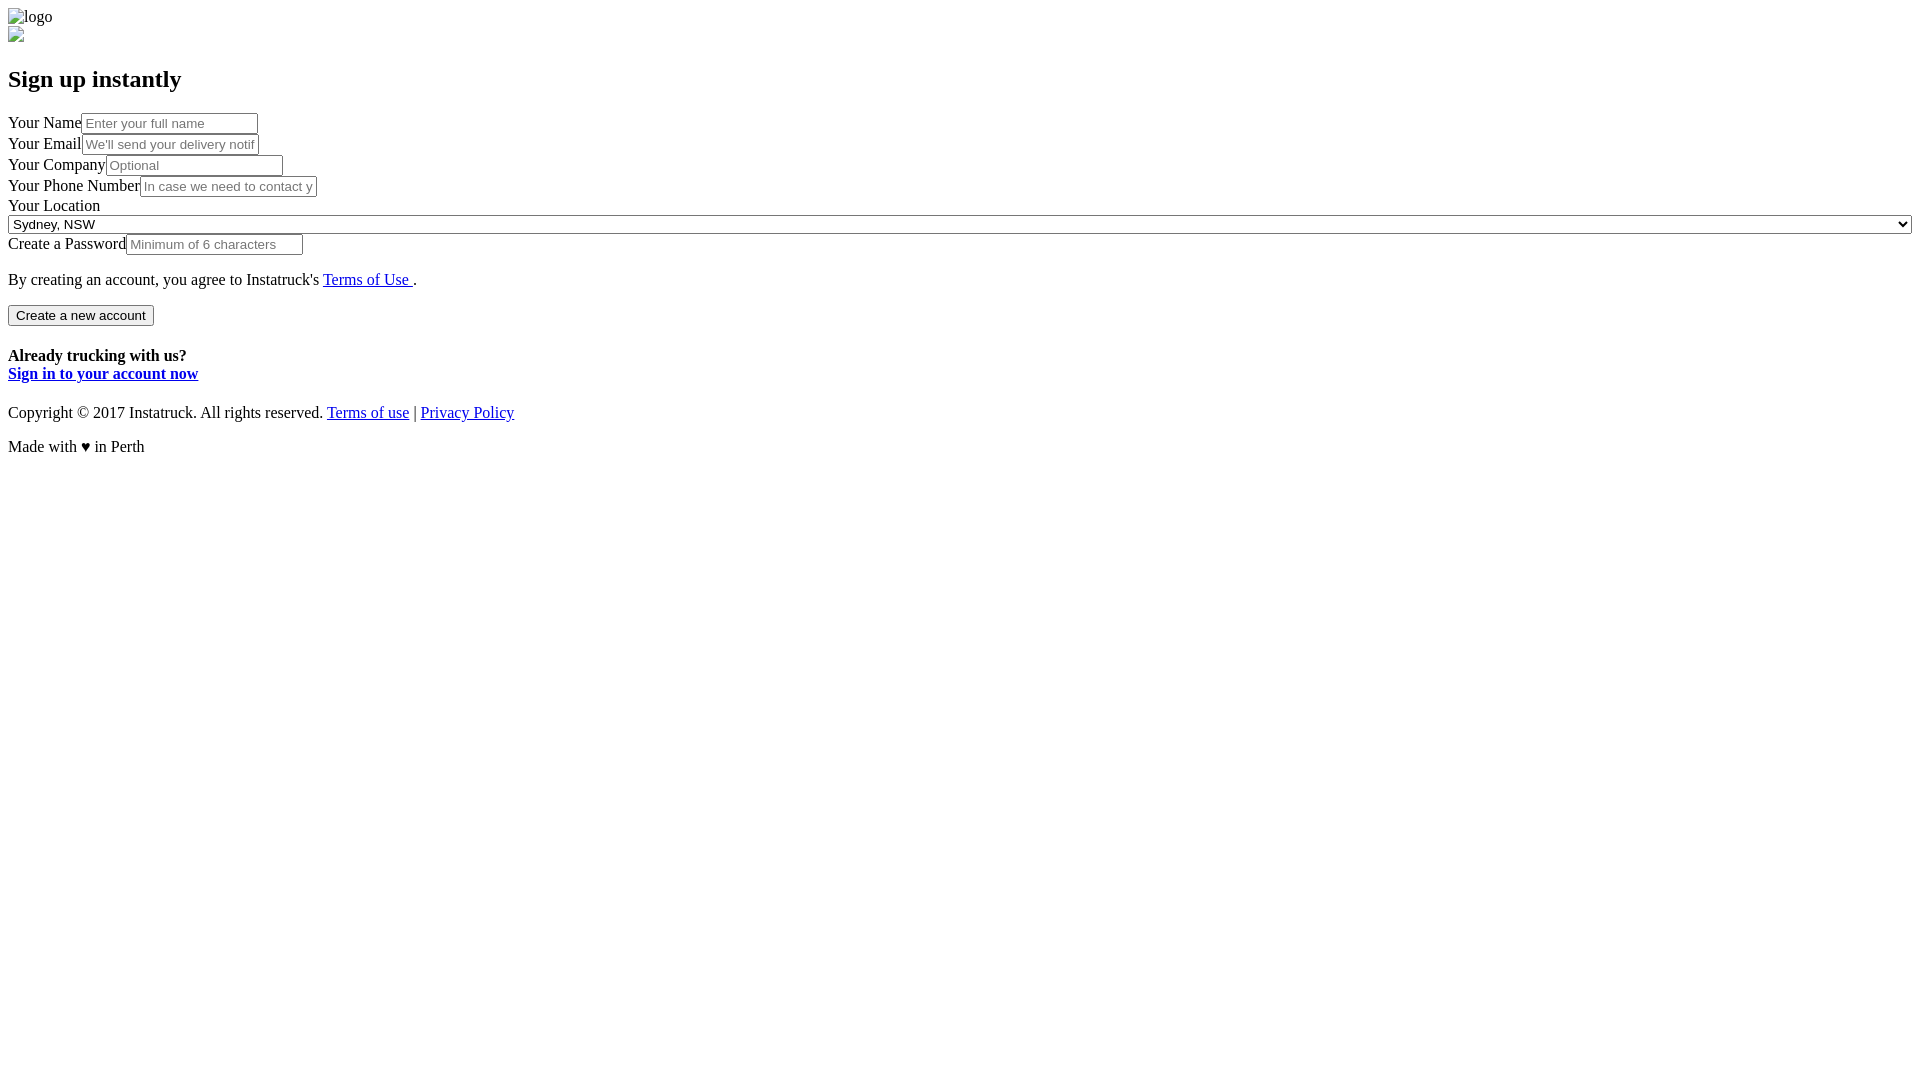 Image resolution: width=1920 pixels, height=1080 pixels. Describe the element at coordinates (368, 411) in the screenshot. I see `'Terms of use'` at that location.